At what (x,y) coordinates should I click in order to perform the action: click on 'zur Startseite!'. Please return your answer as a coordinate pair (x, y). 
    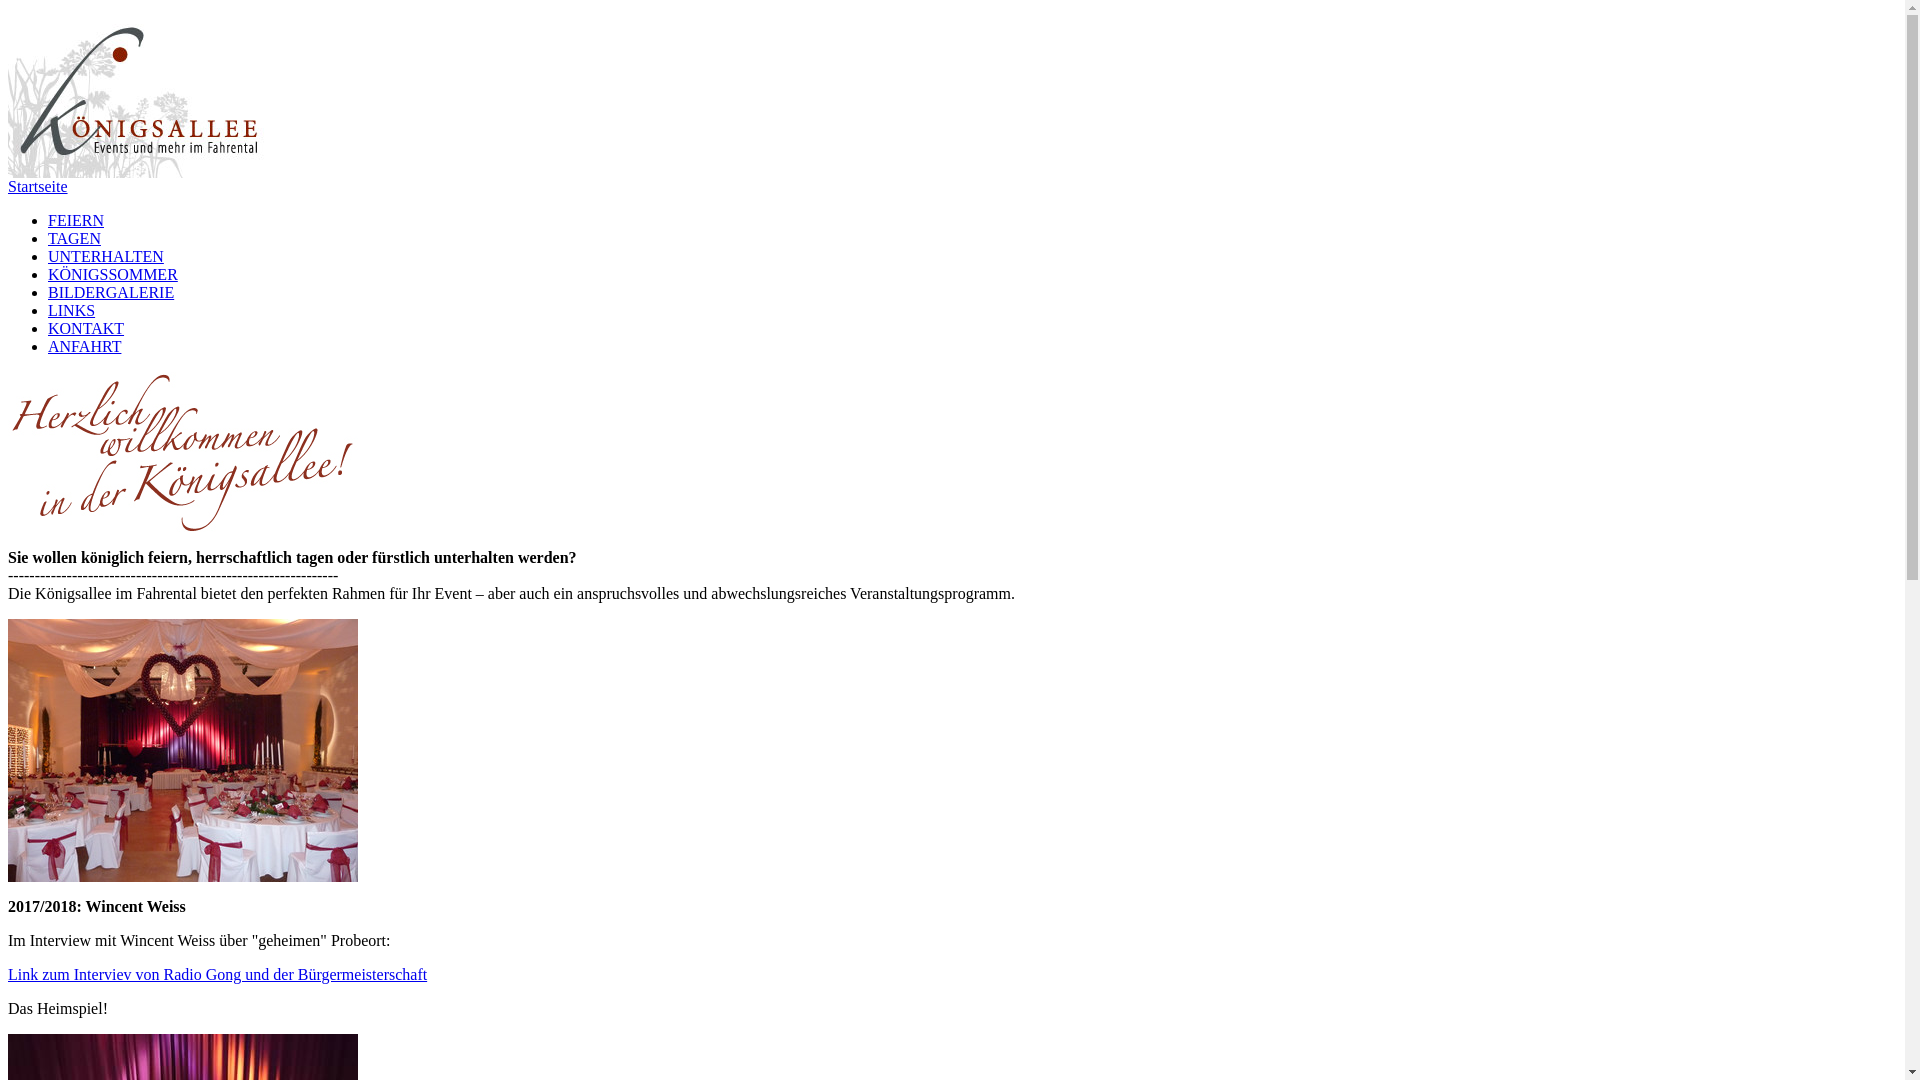
    Looking at the image, I should click on (142, 92).